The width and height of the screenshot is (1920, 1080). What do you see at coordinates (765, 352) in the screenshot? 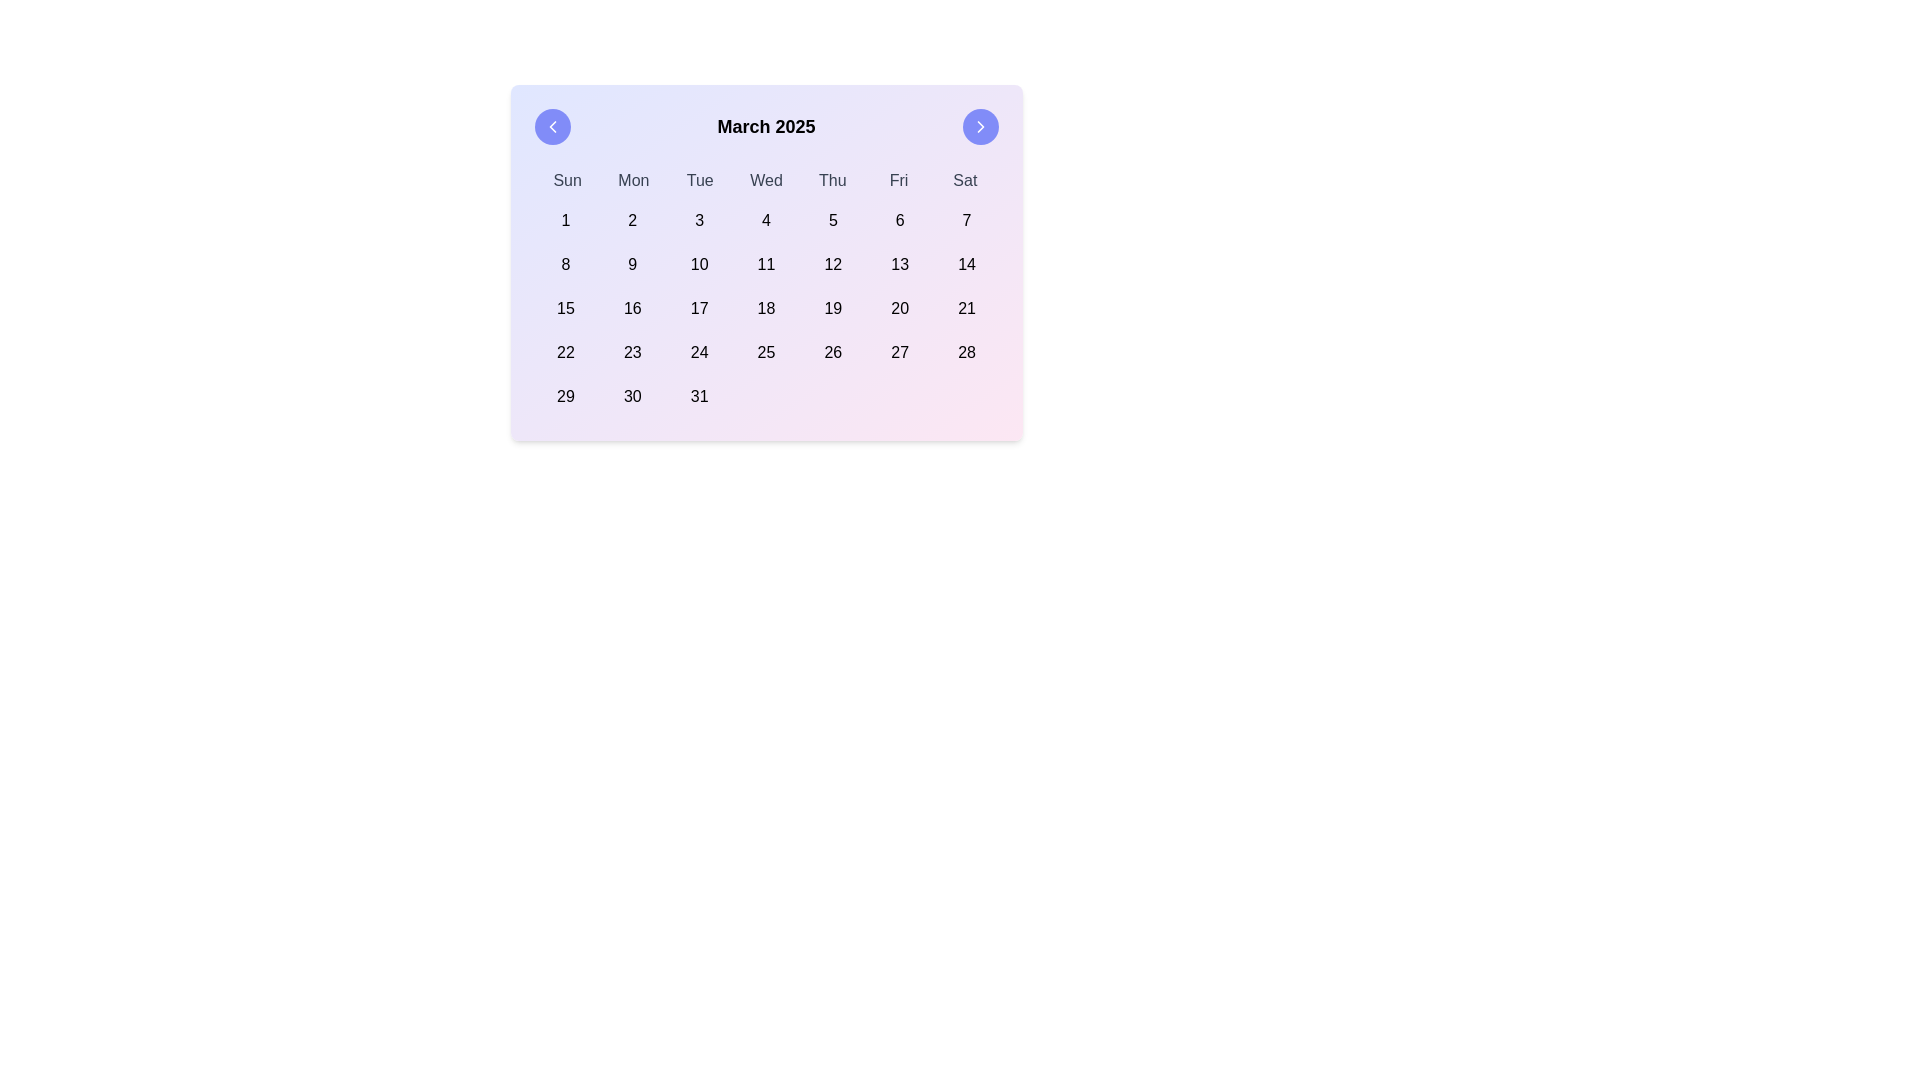
I see `the button displaying the number '25' in the calendar view` at bounding box center [765, 352].